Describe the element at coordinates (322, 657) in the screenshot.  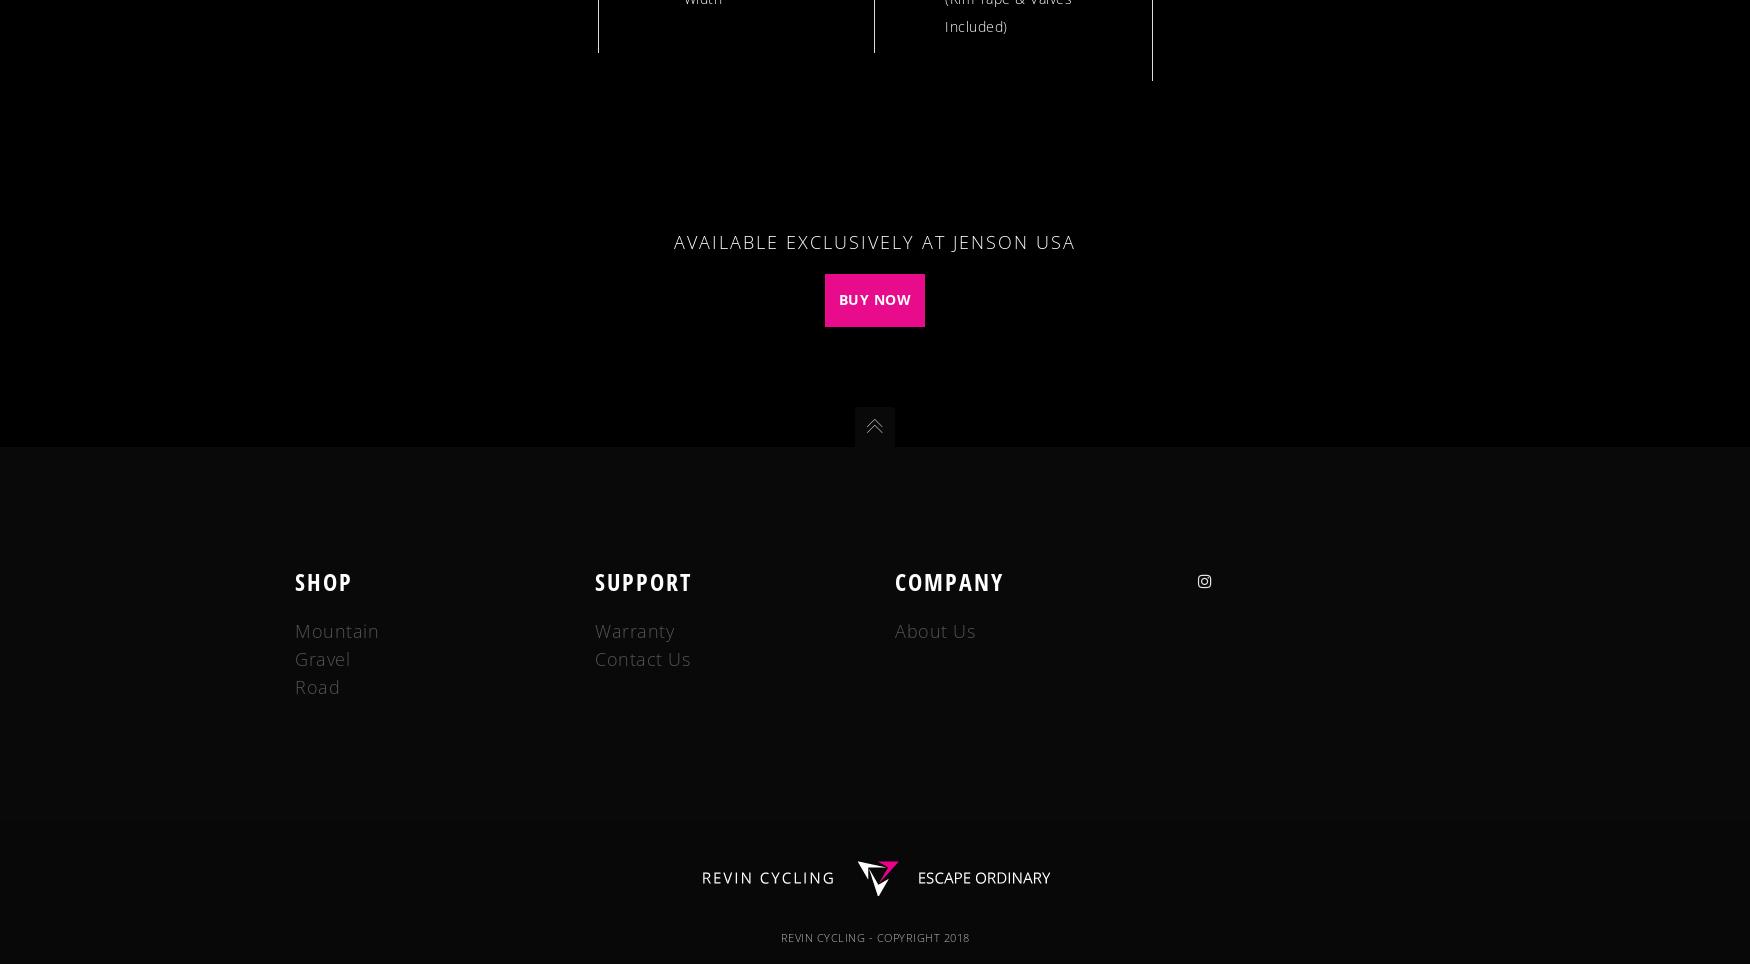
I see `'Gravel'` at that location.